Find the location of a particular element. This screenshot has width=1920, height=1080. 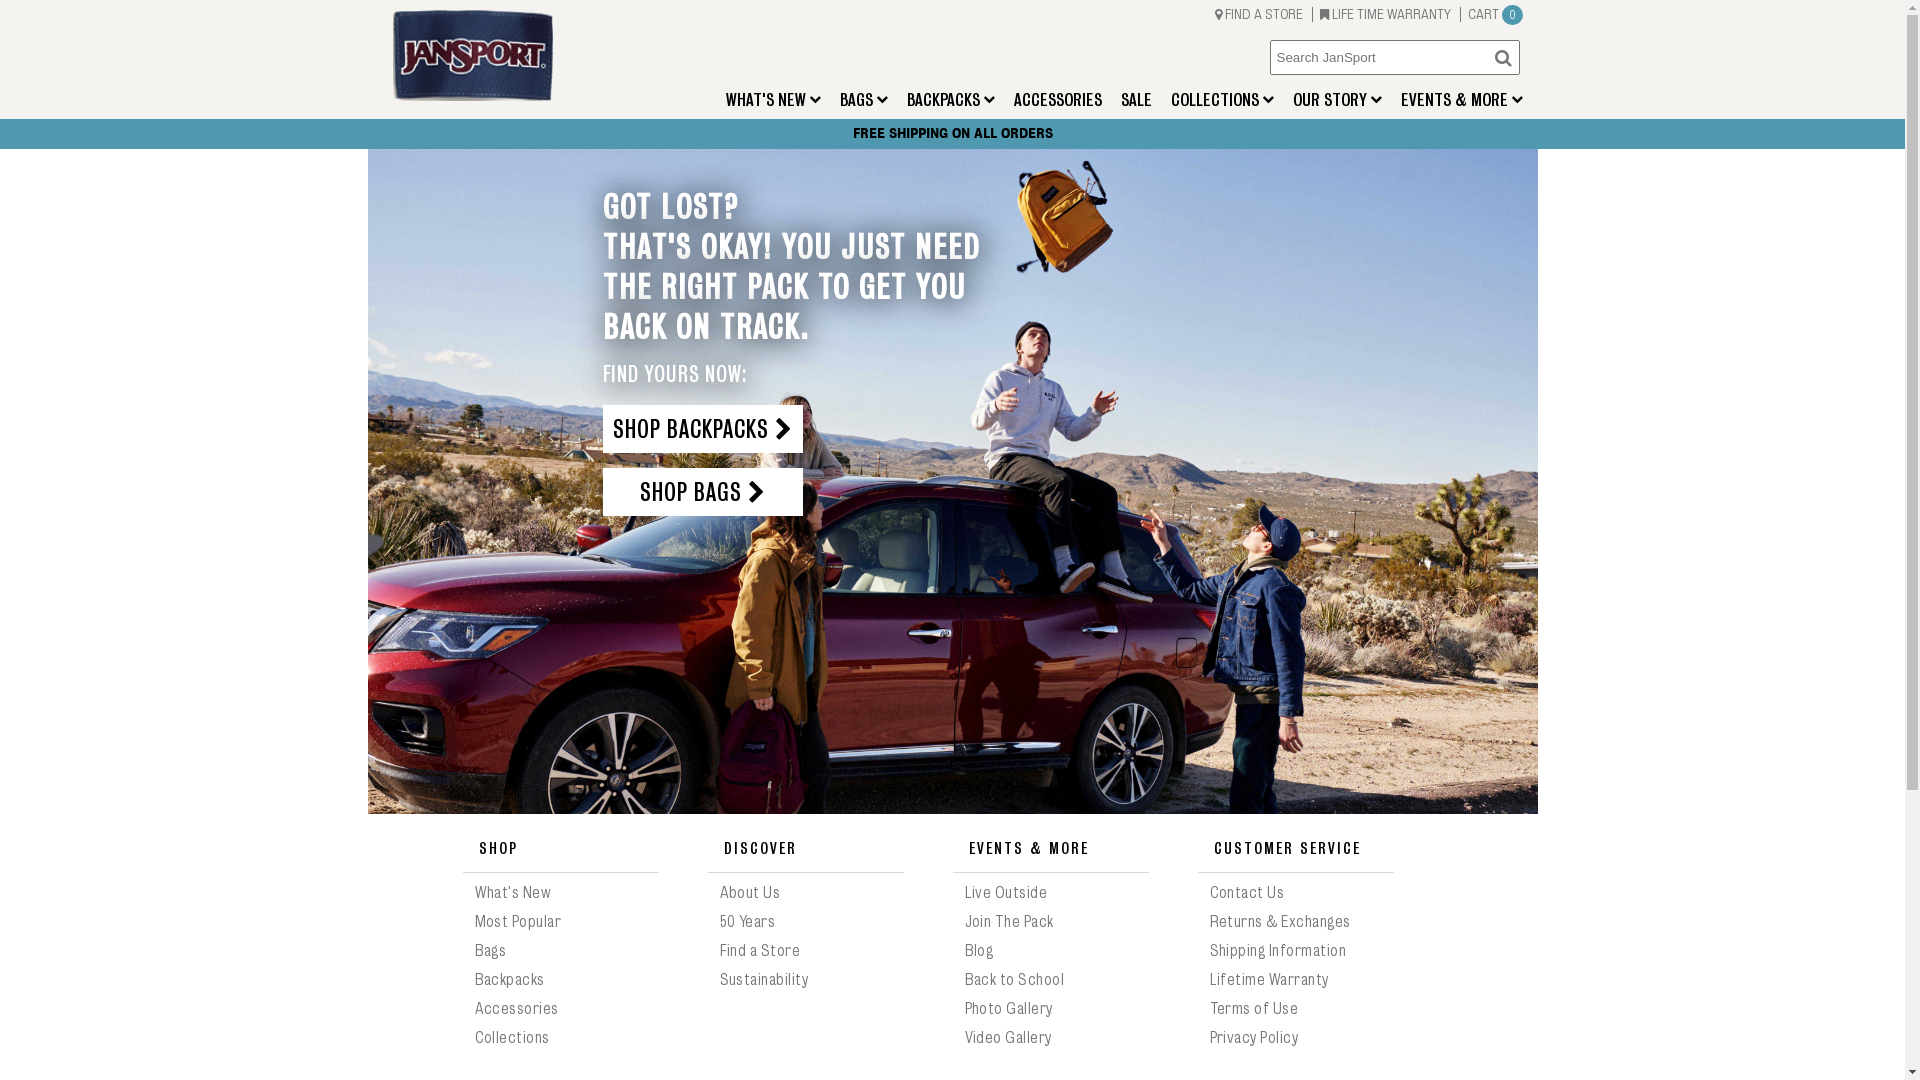

'What's New' is located at coordinates (473, 892).